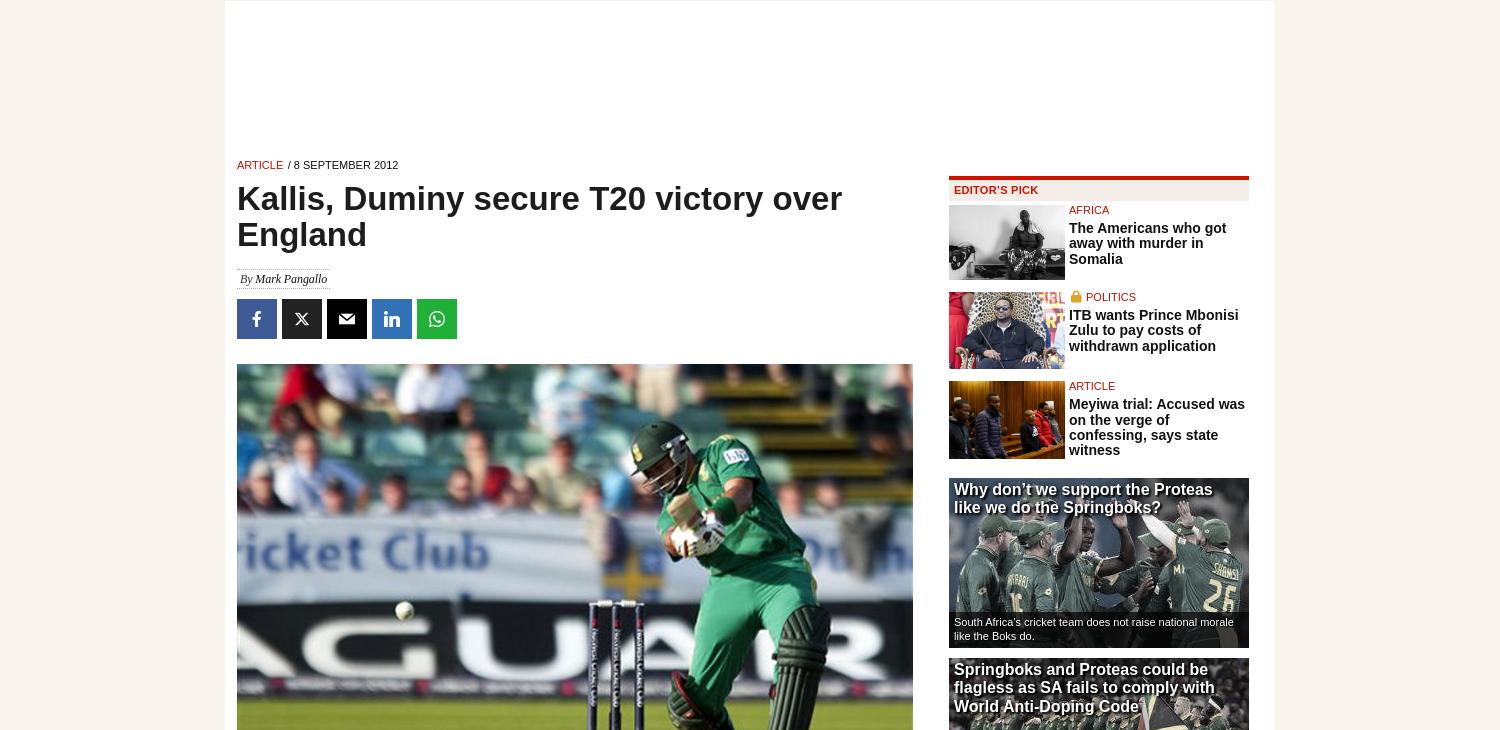 The image size is (1500, 730). What do you see at coordinates (236, 189) in the screenshot?
I see `'Kallis then set in with Duminy to guide South Africa home.'` at bounding box center [236, 189].